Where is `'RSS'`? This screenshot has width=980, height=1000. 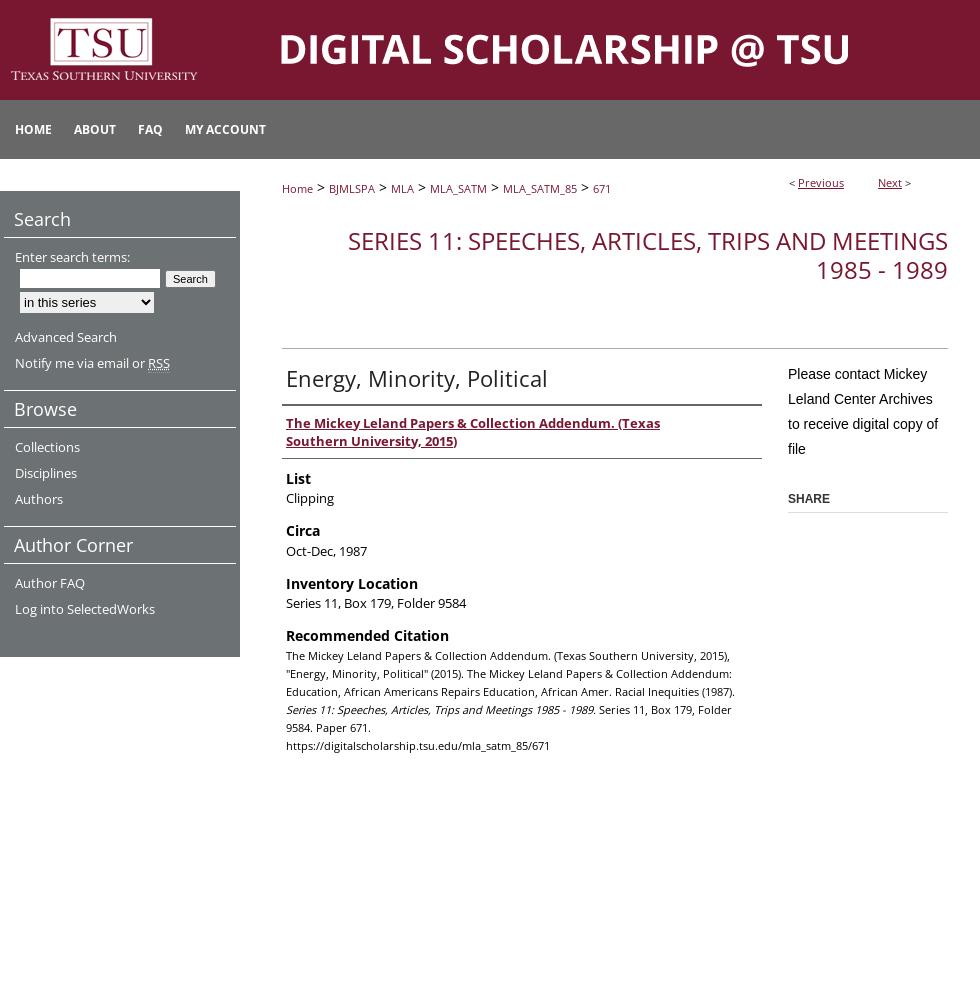
'RSS' is located at coordinates (158, 362).